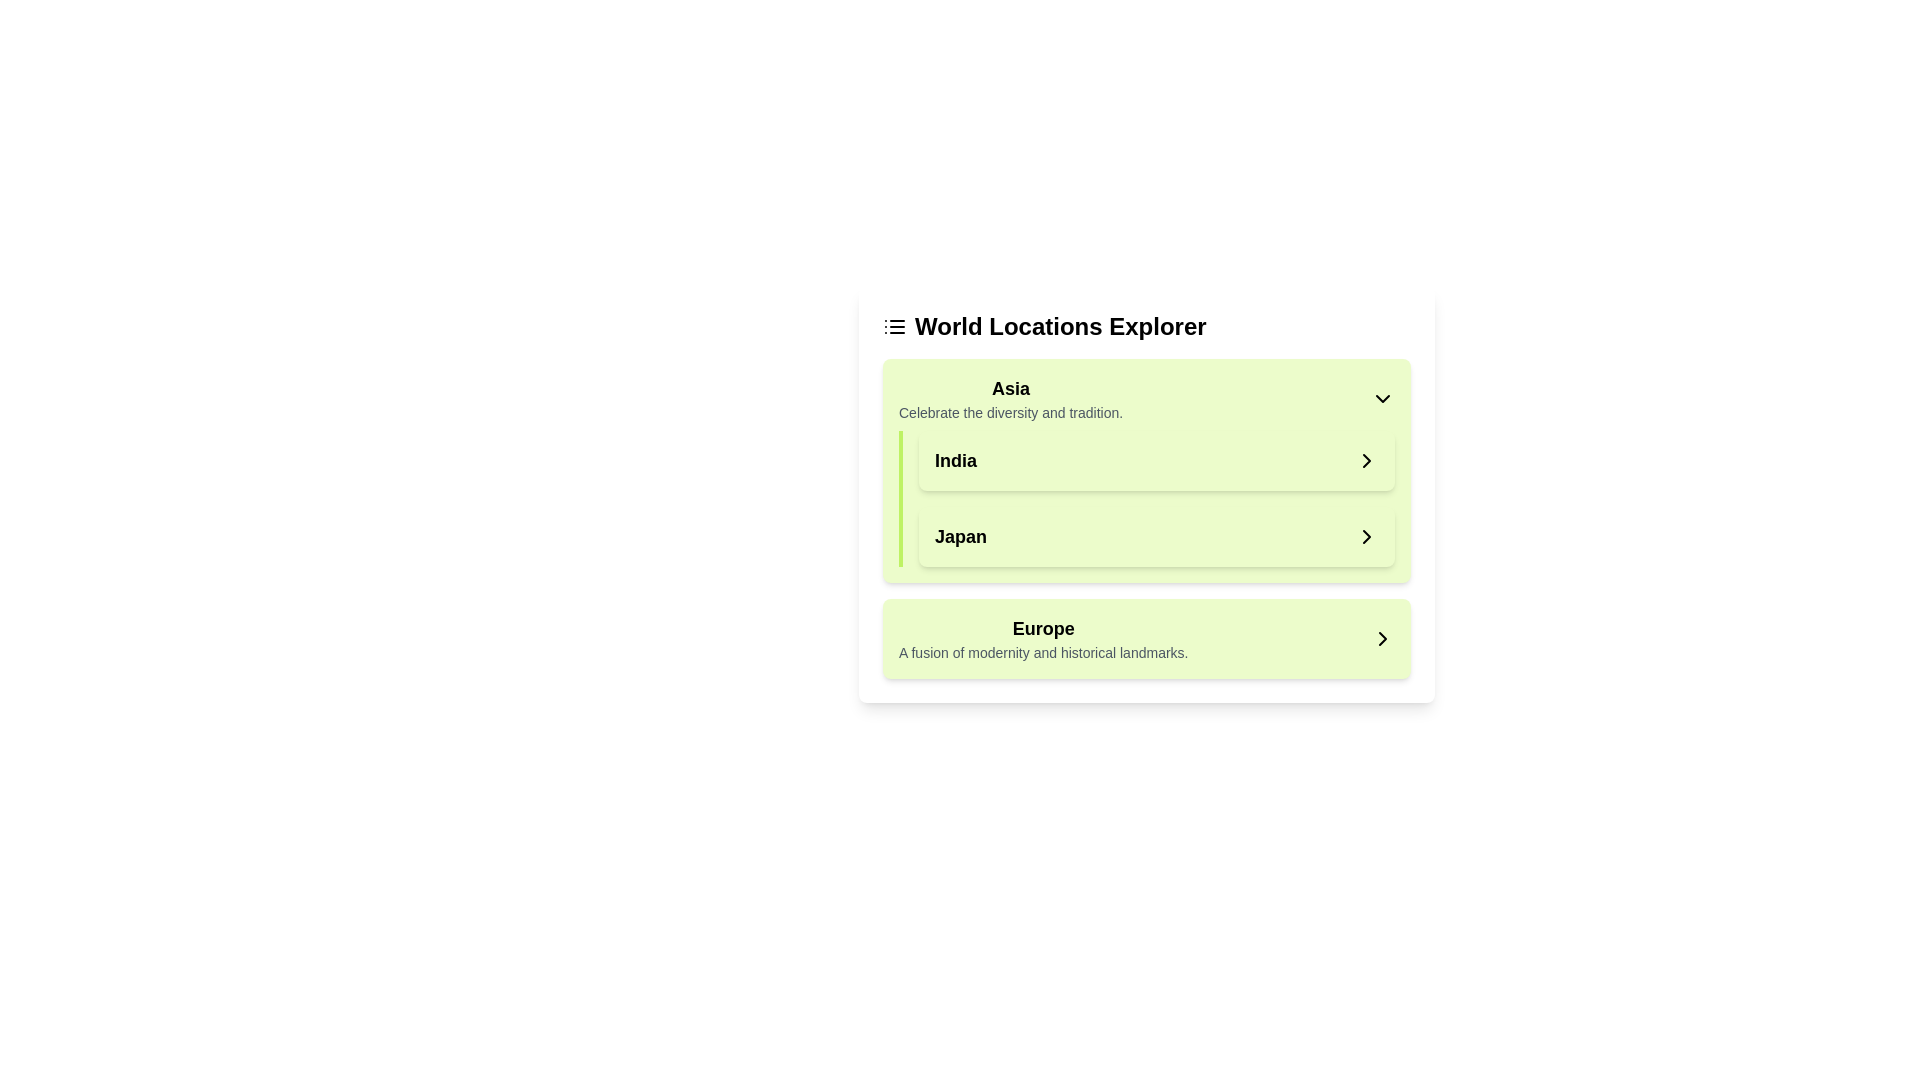 The image size is (1920, 1080). What do you see at coordinates (893, 326) in the screenshot?
I see `the compact menu icon with three horizontal lines` at bounding box center [893, 326].